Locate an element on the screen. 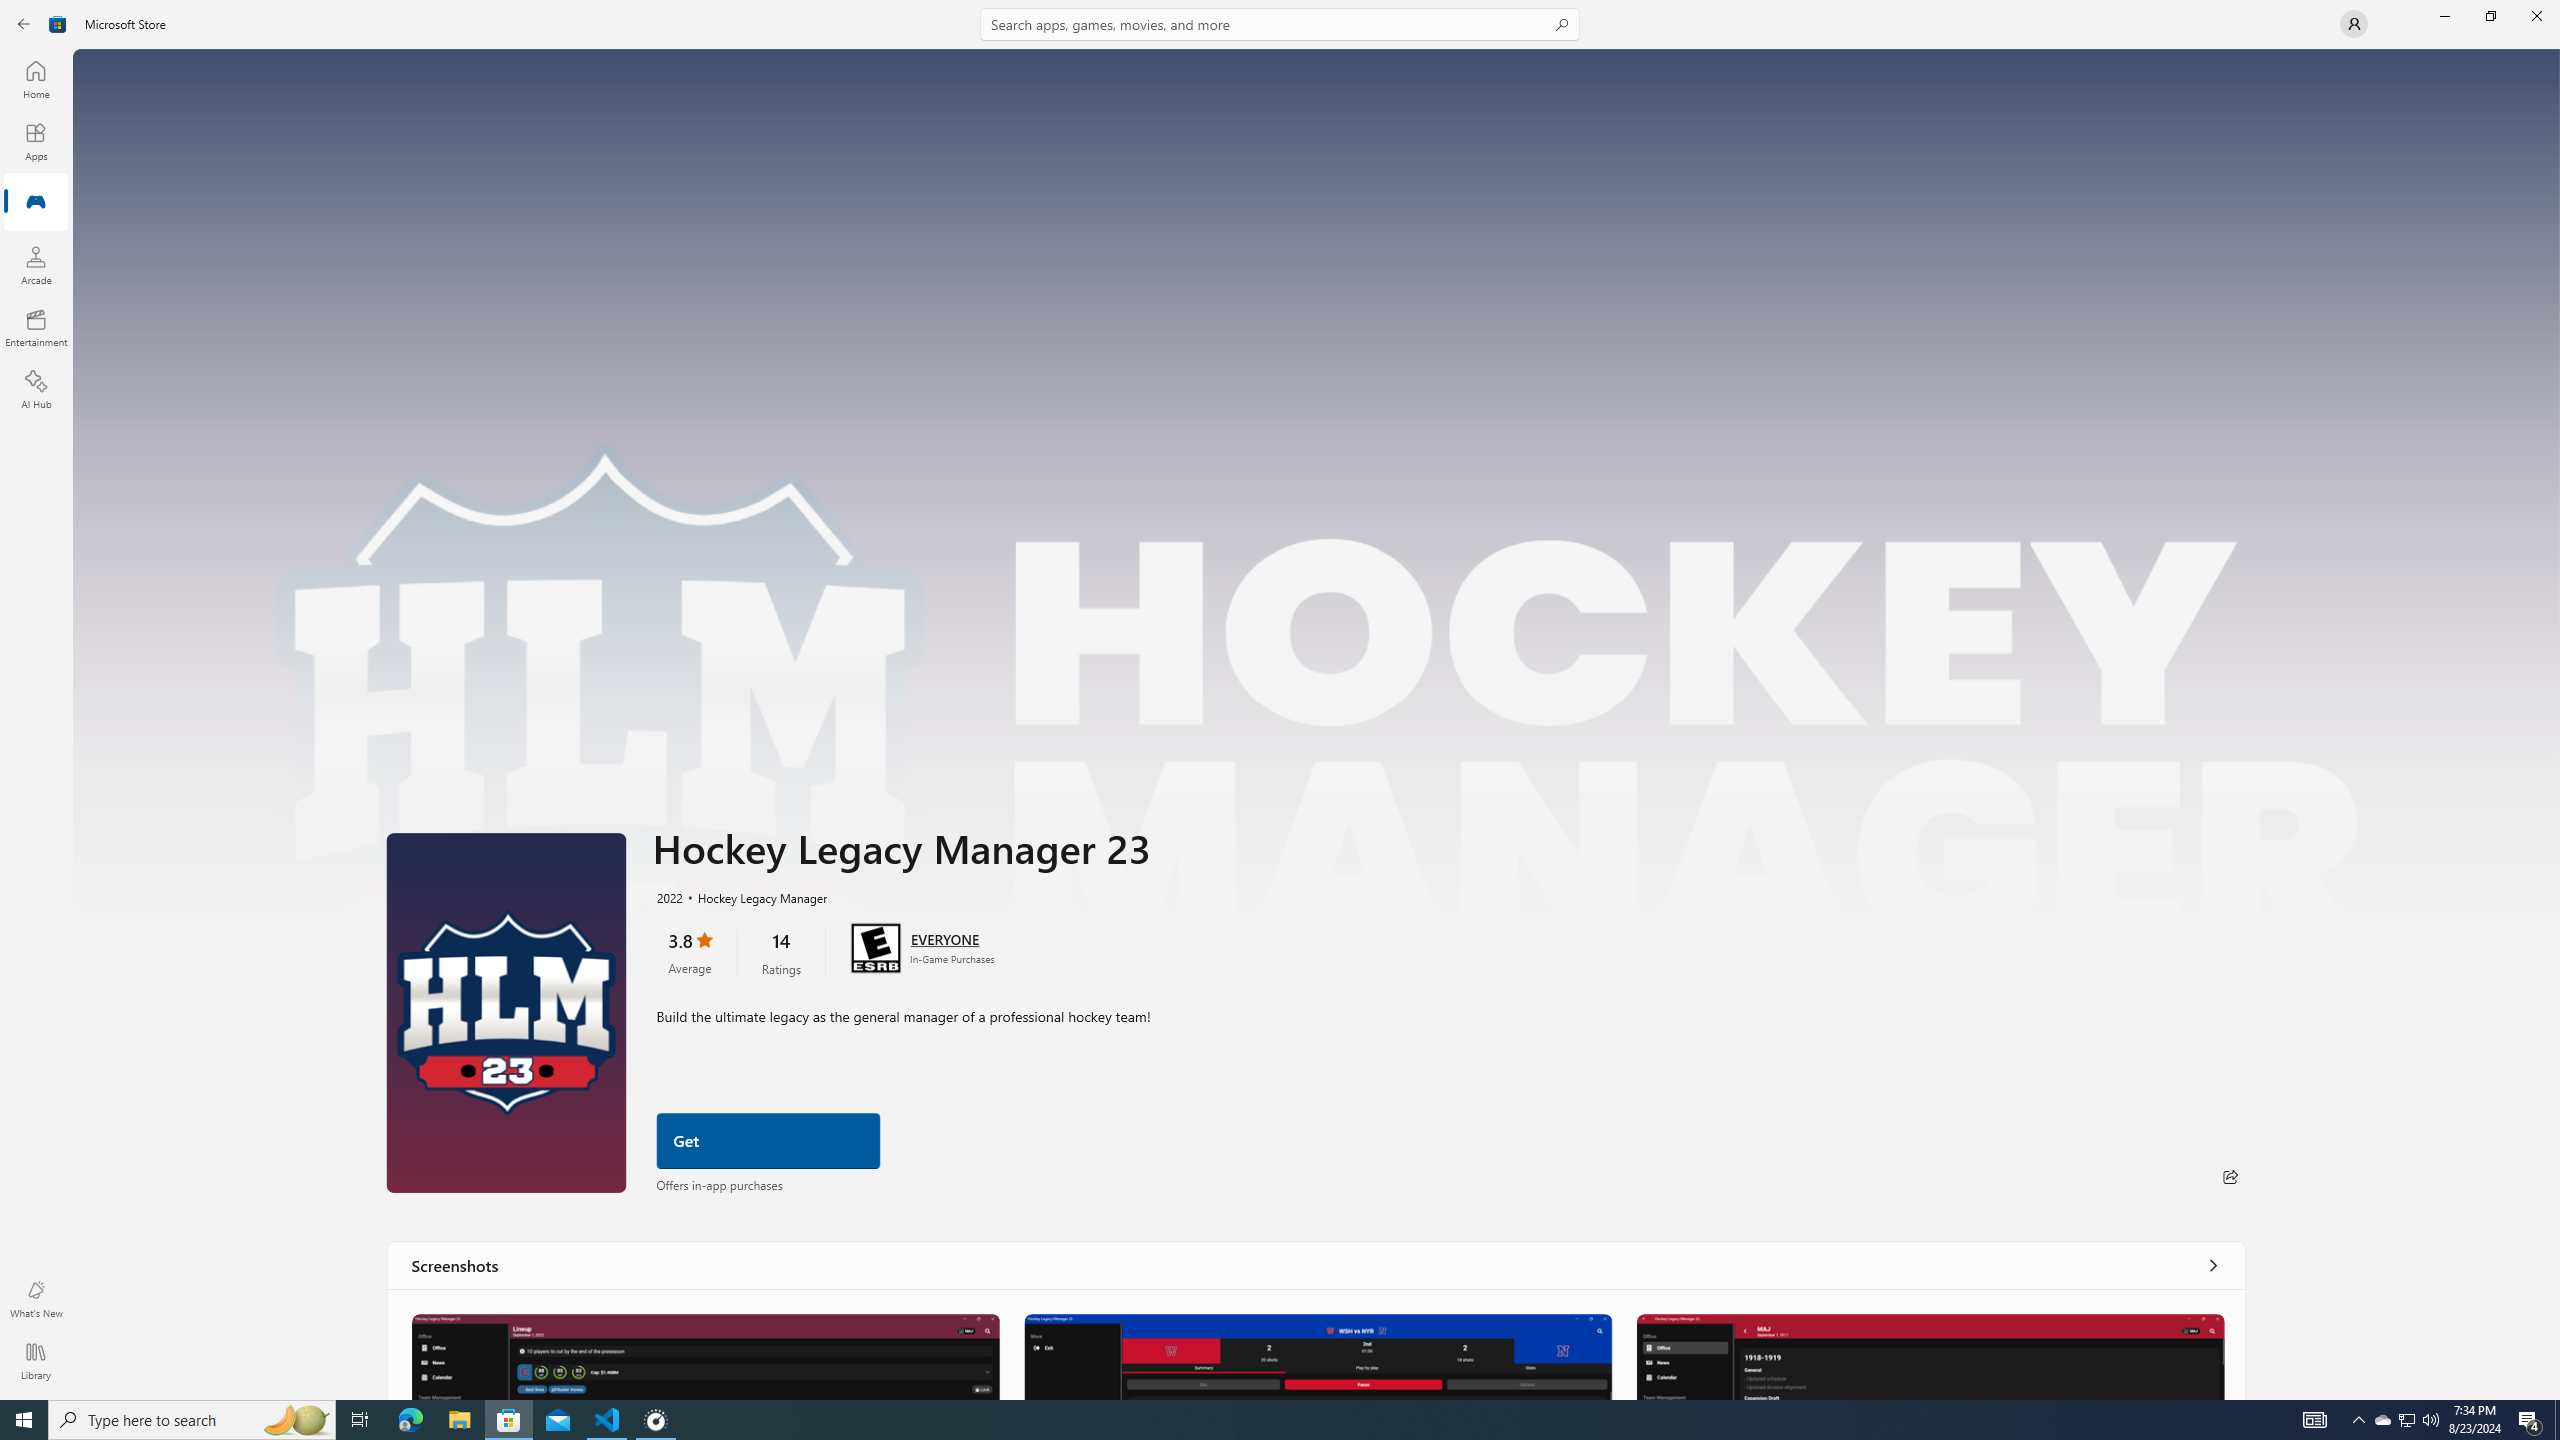 The width and height of the screenshot is (2560, 1440). 'Home' is located at coordinates (34, 78).